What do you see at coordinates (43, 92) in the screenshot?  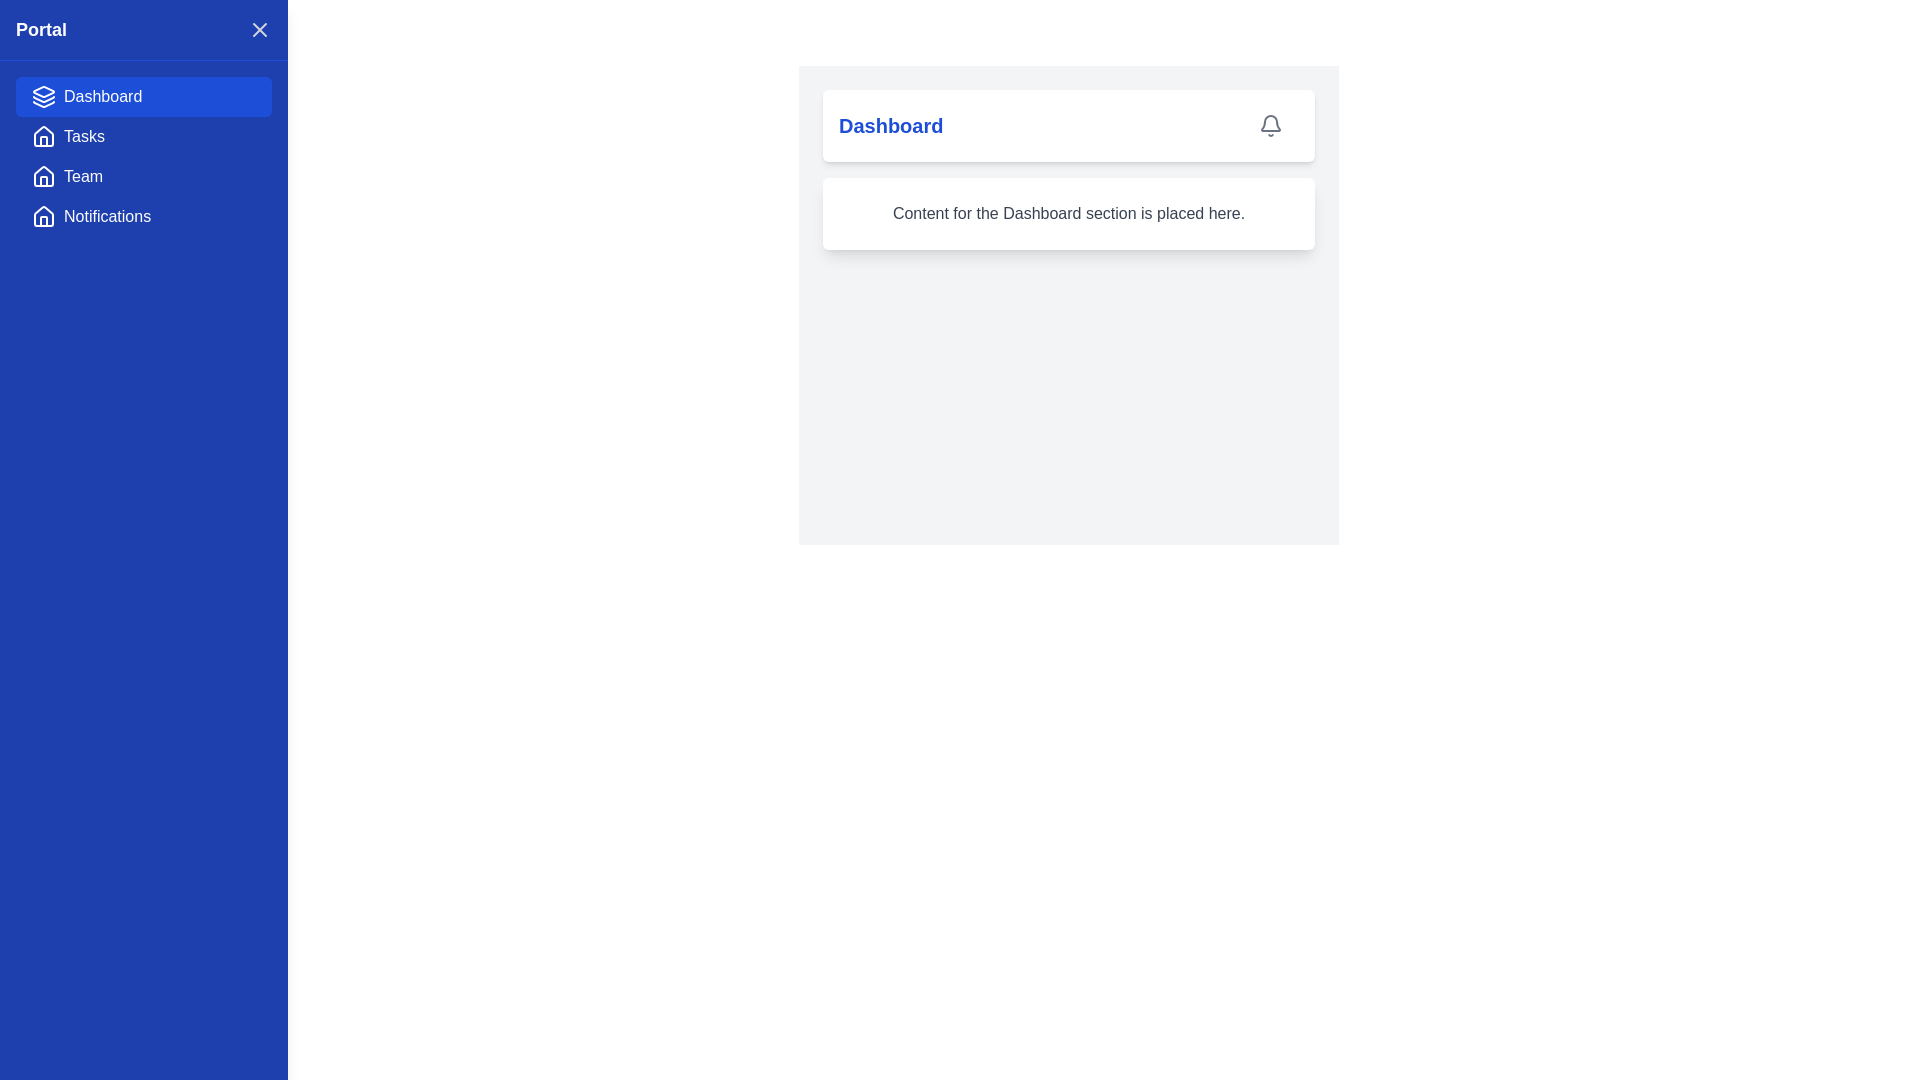 I see `the graphical icon (SVG) that serves as a visual identifier for the dashboard section in the left navigation bar, located next to the text 'Dashboard'` at bounding box center [43, 92].